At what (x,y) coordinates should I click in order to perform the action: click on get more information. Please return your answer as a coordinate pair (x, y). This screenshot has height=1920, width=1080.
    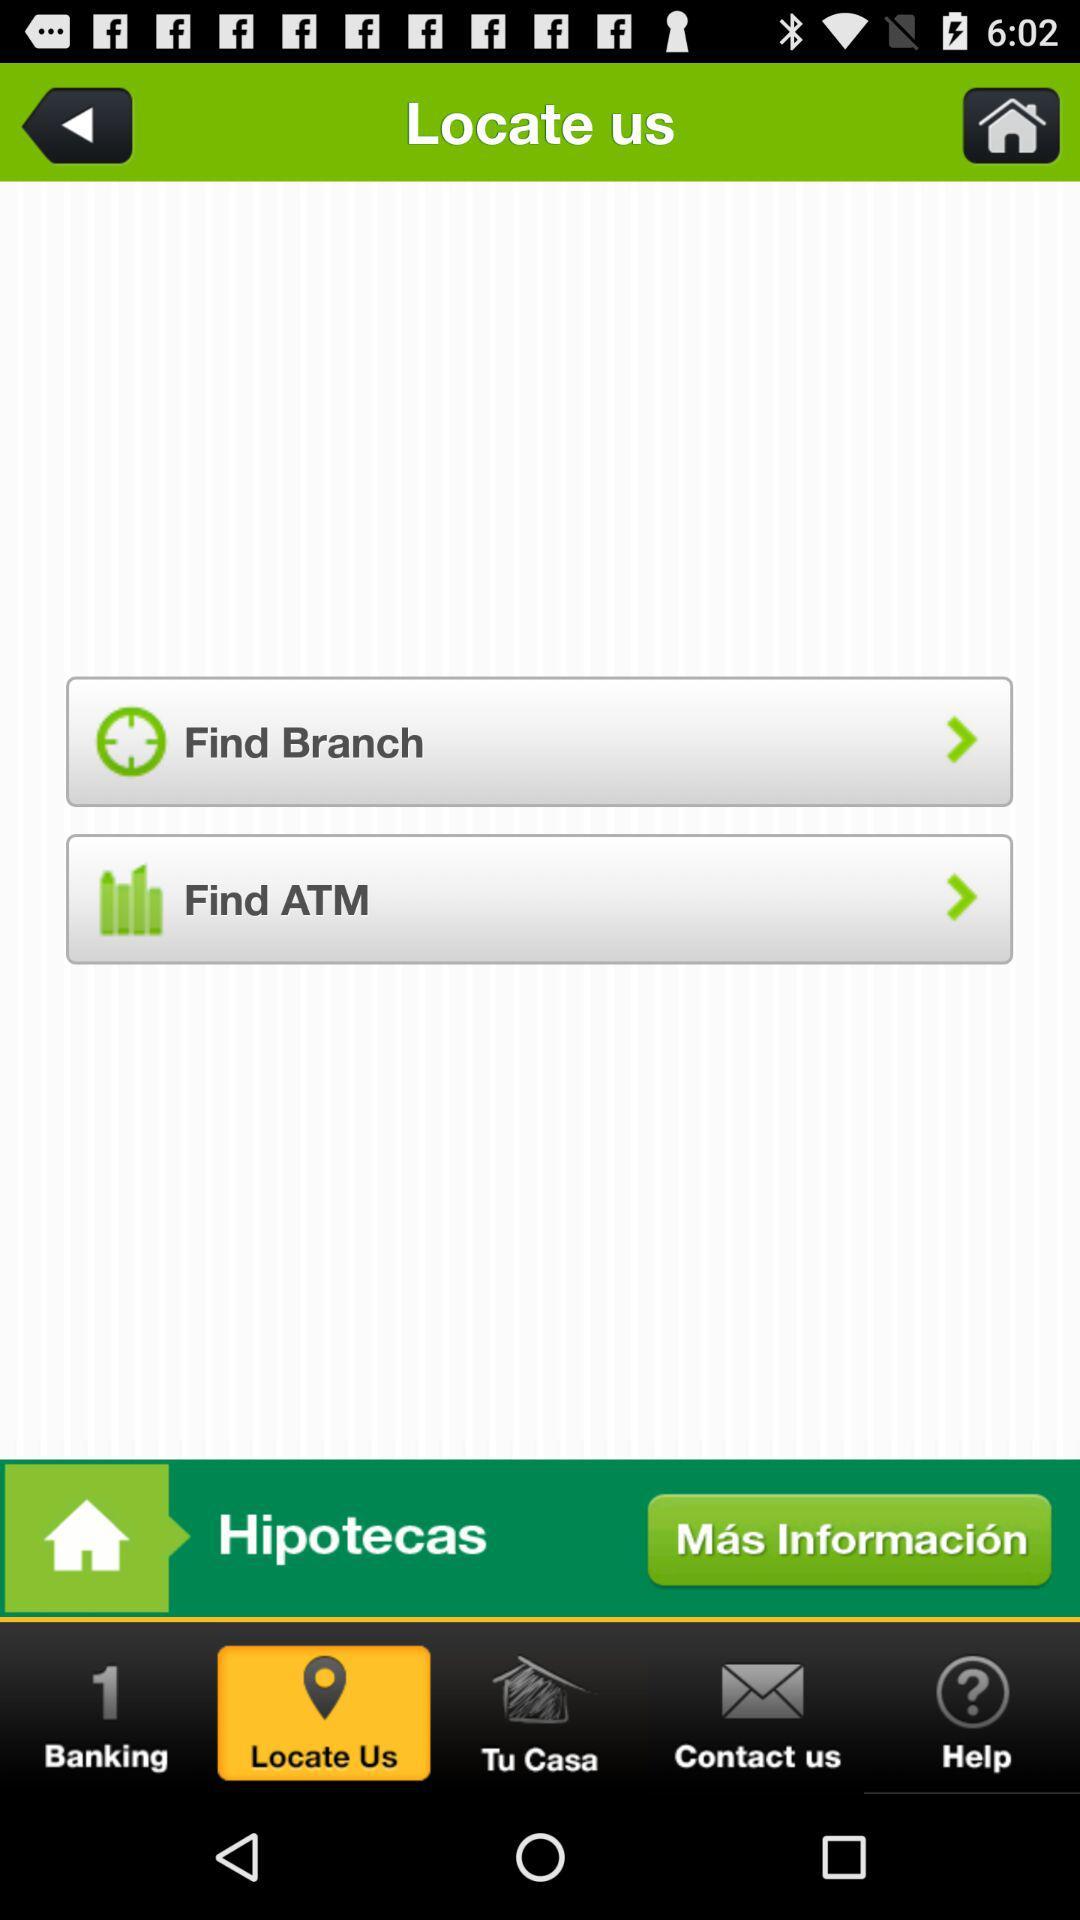
    Looking at the image, I should click on (540, 1537).